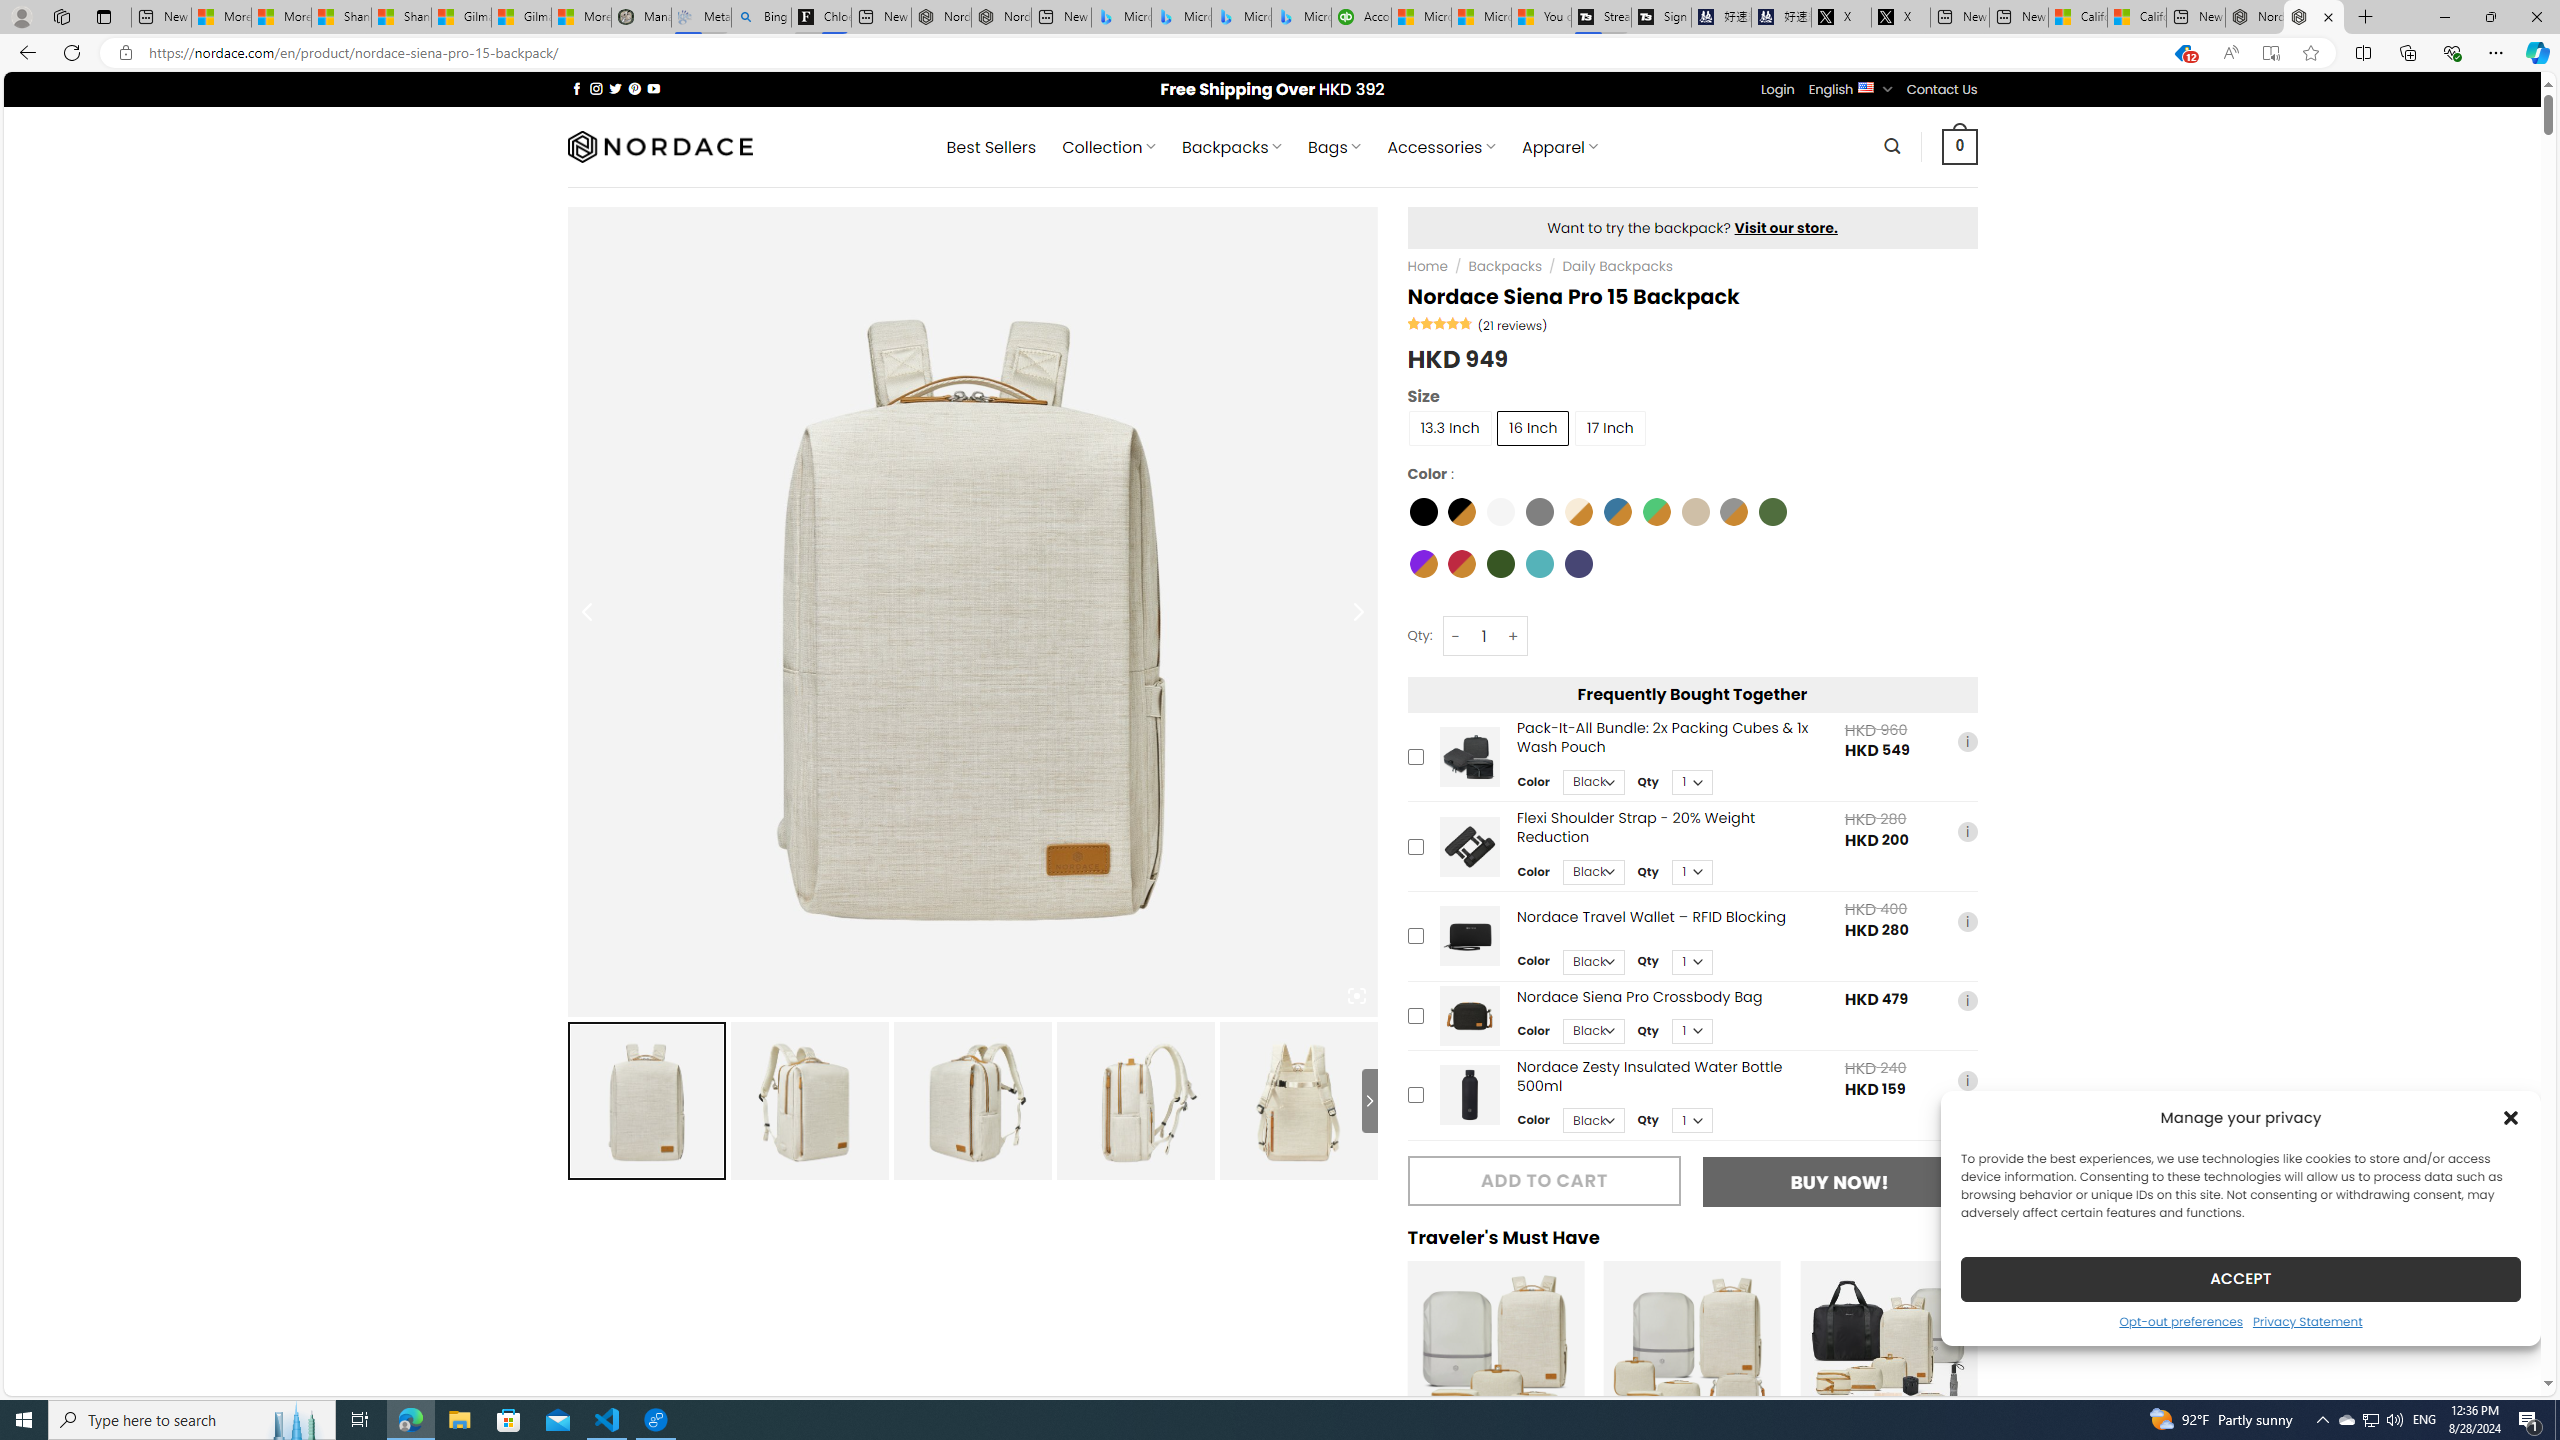  What do you see at coordinates (1777, 89) in the screenshot?
I see `'Login'` at bounding box center [1777, 89].